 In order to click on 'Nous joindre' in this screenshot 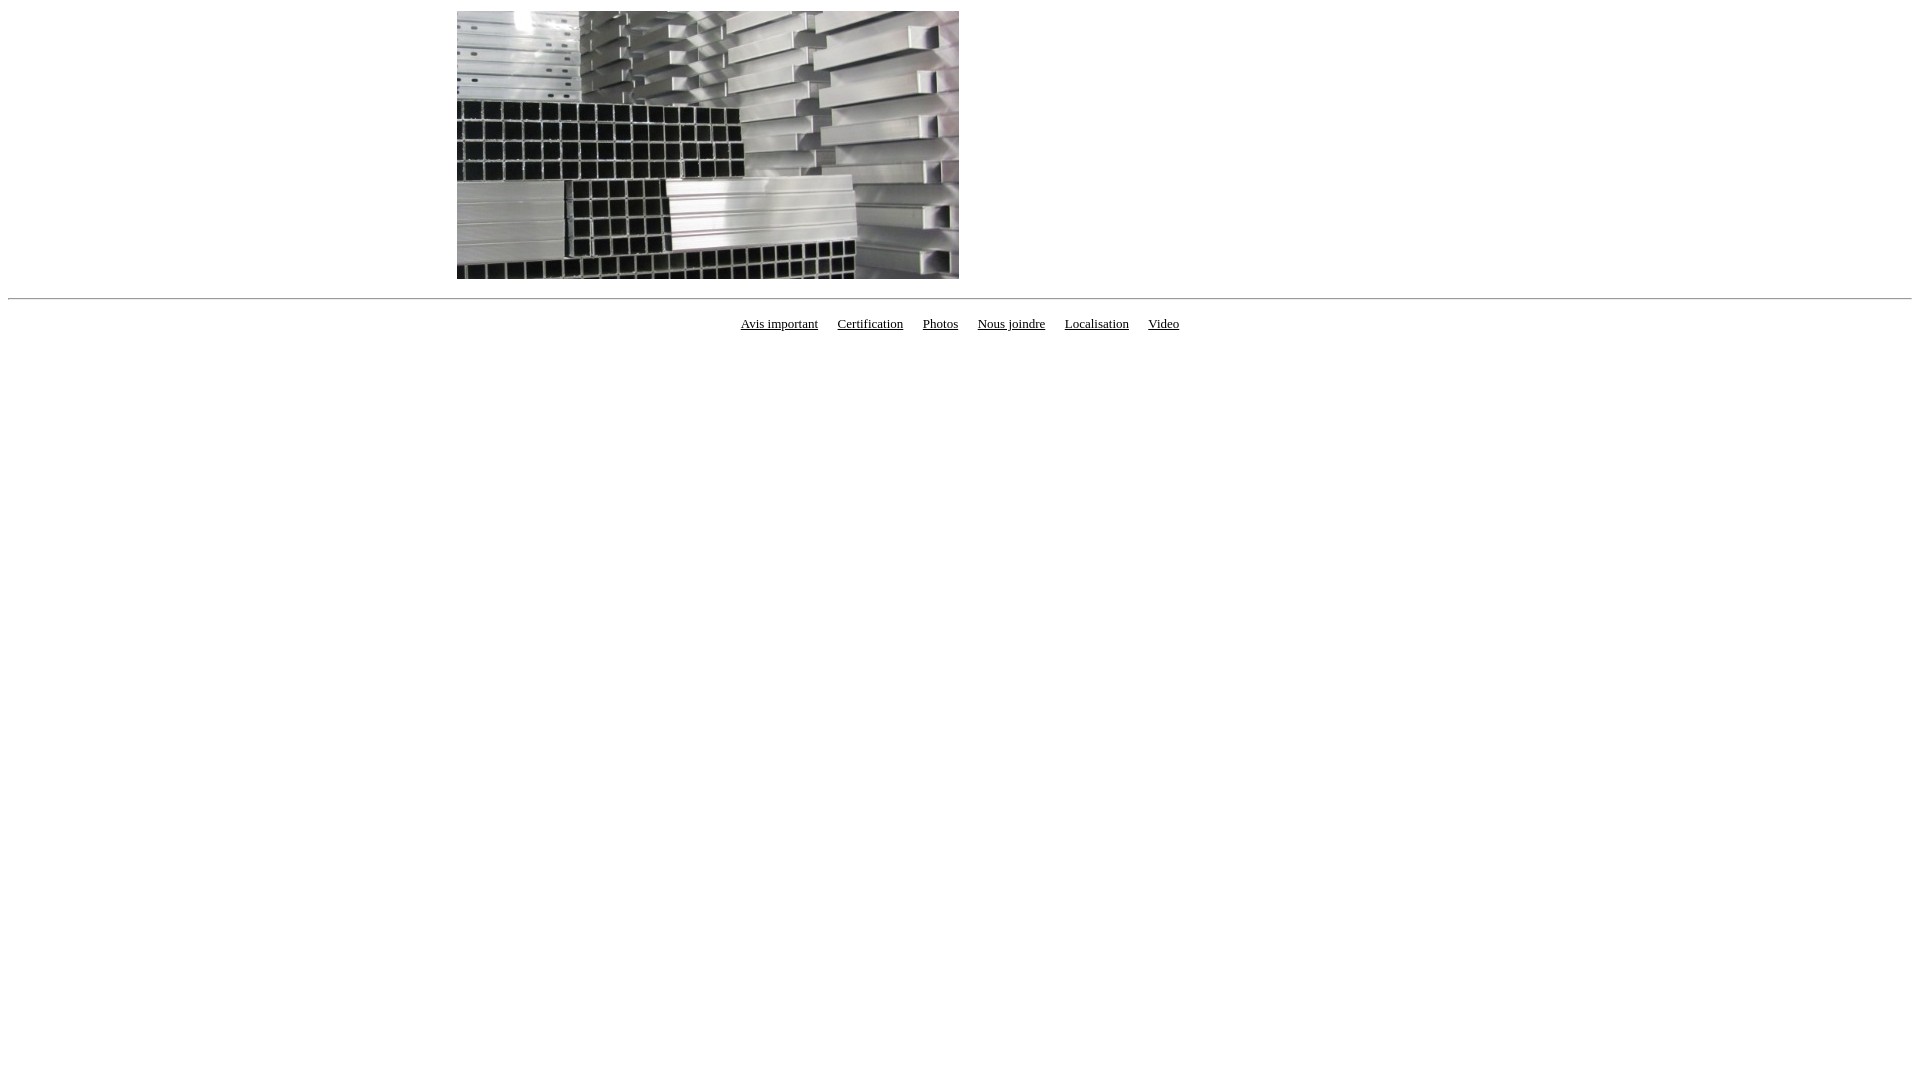, I will do `click(1012, 322)`.